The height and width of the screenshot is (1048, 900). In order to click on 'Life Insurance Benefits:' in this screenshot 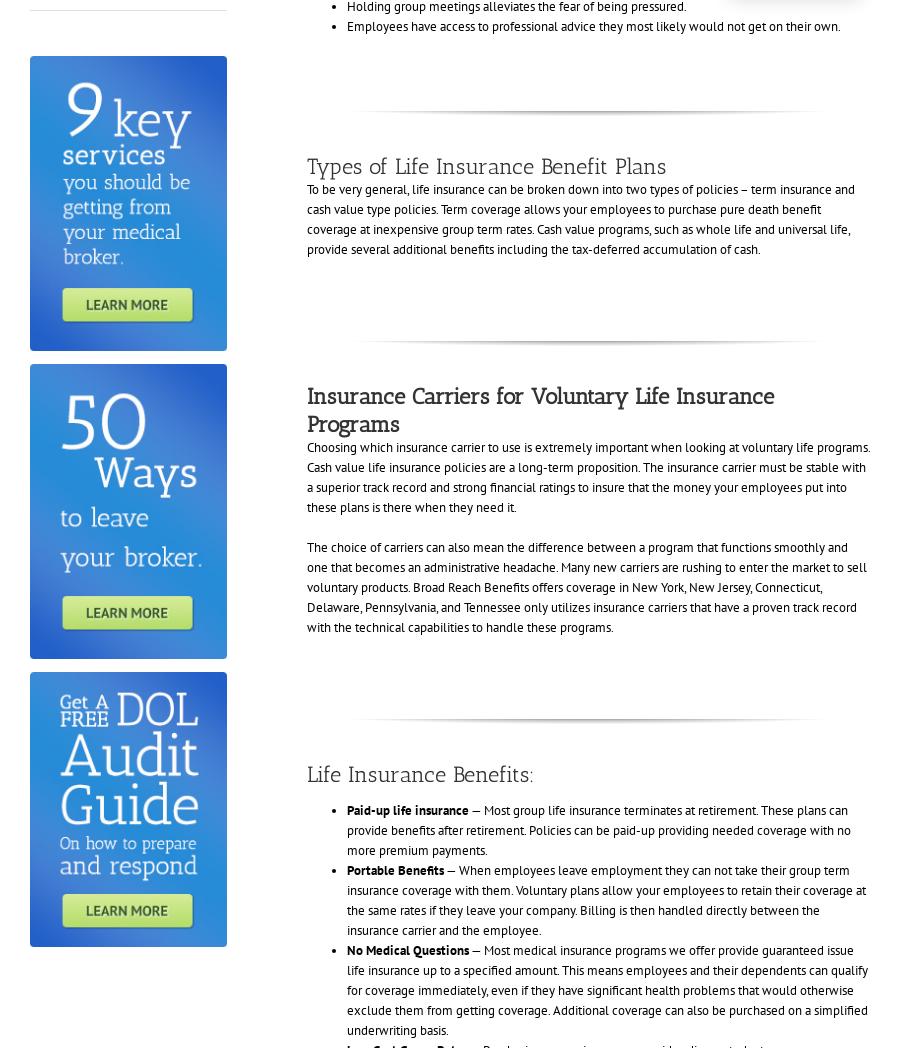, I will do `click(420, 773)`.